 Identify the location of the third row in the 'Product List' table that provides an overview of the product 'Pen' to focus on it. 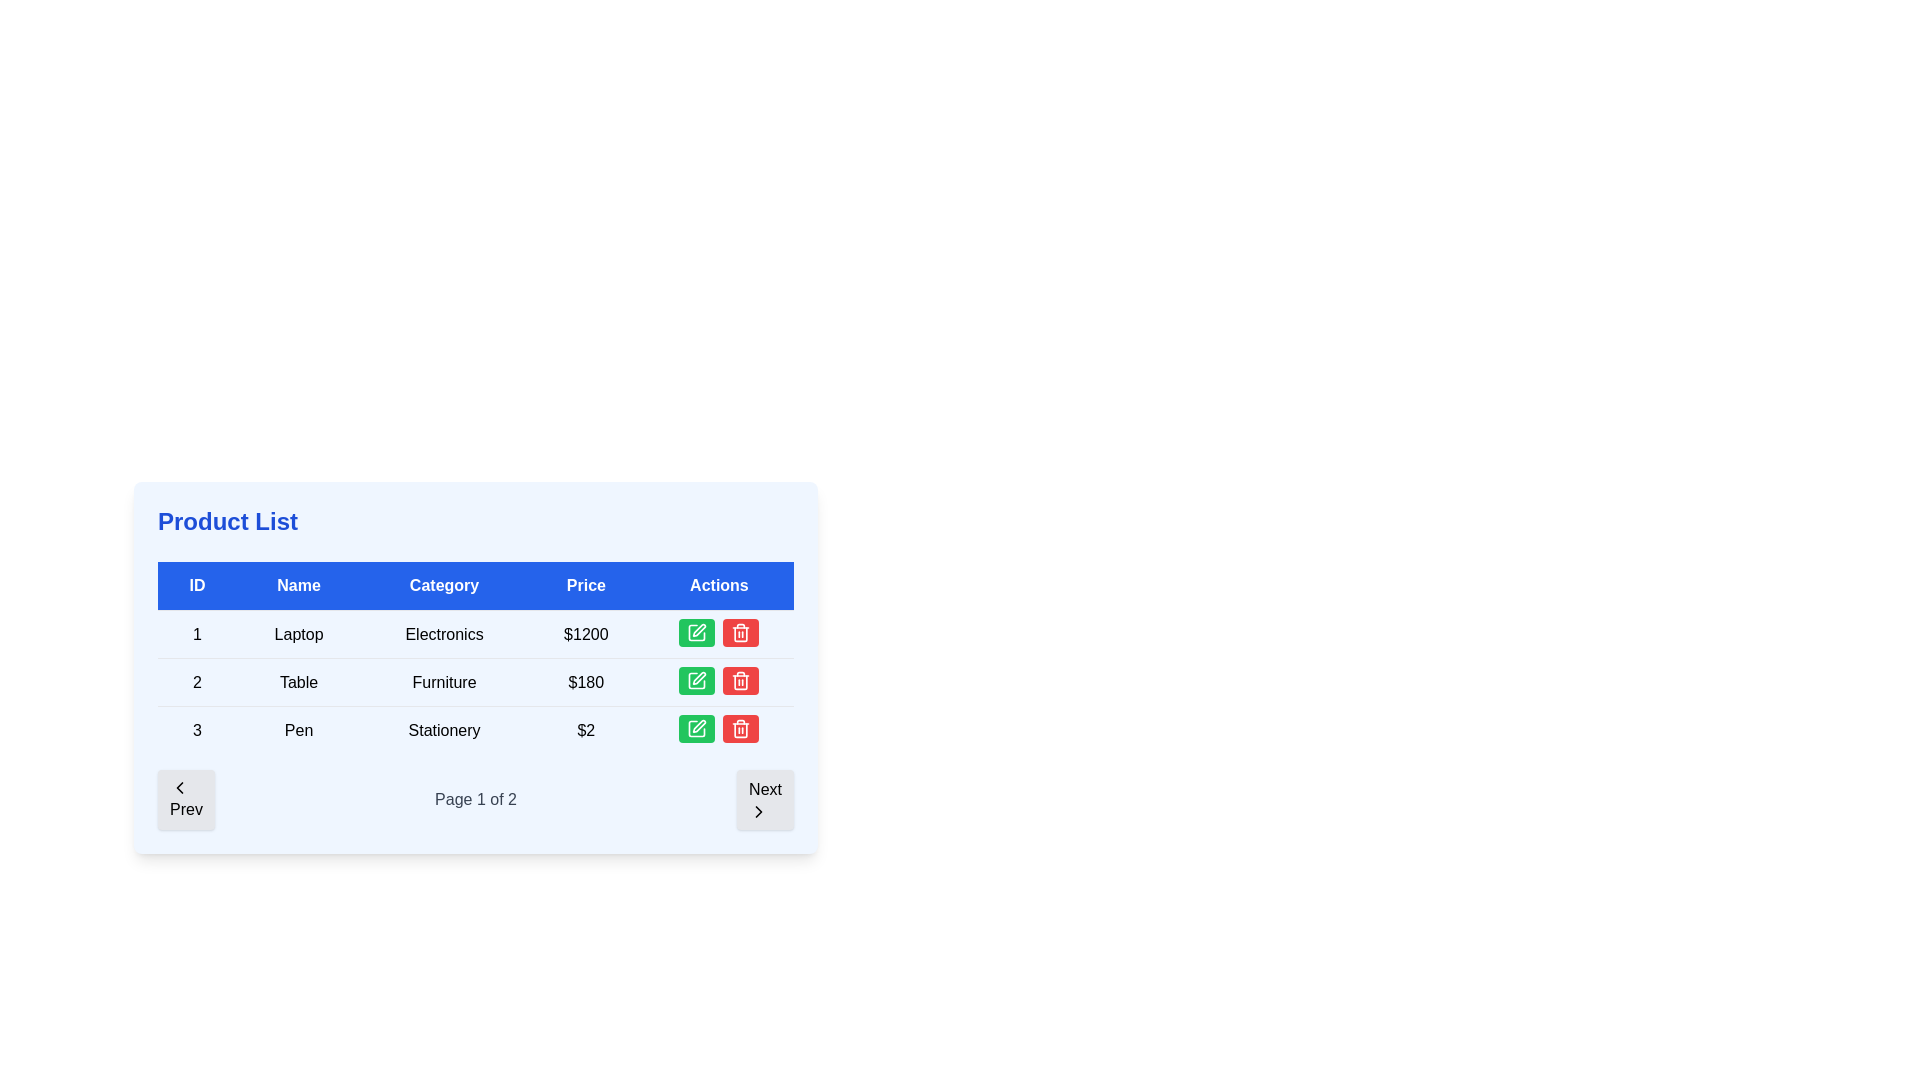
(474, 729).